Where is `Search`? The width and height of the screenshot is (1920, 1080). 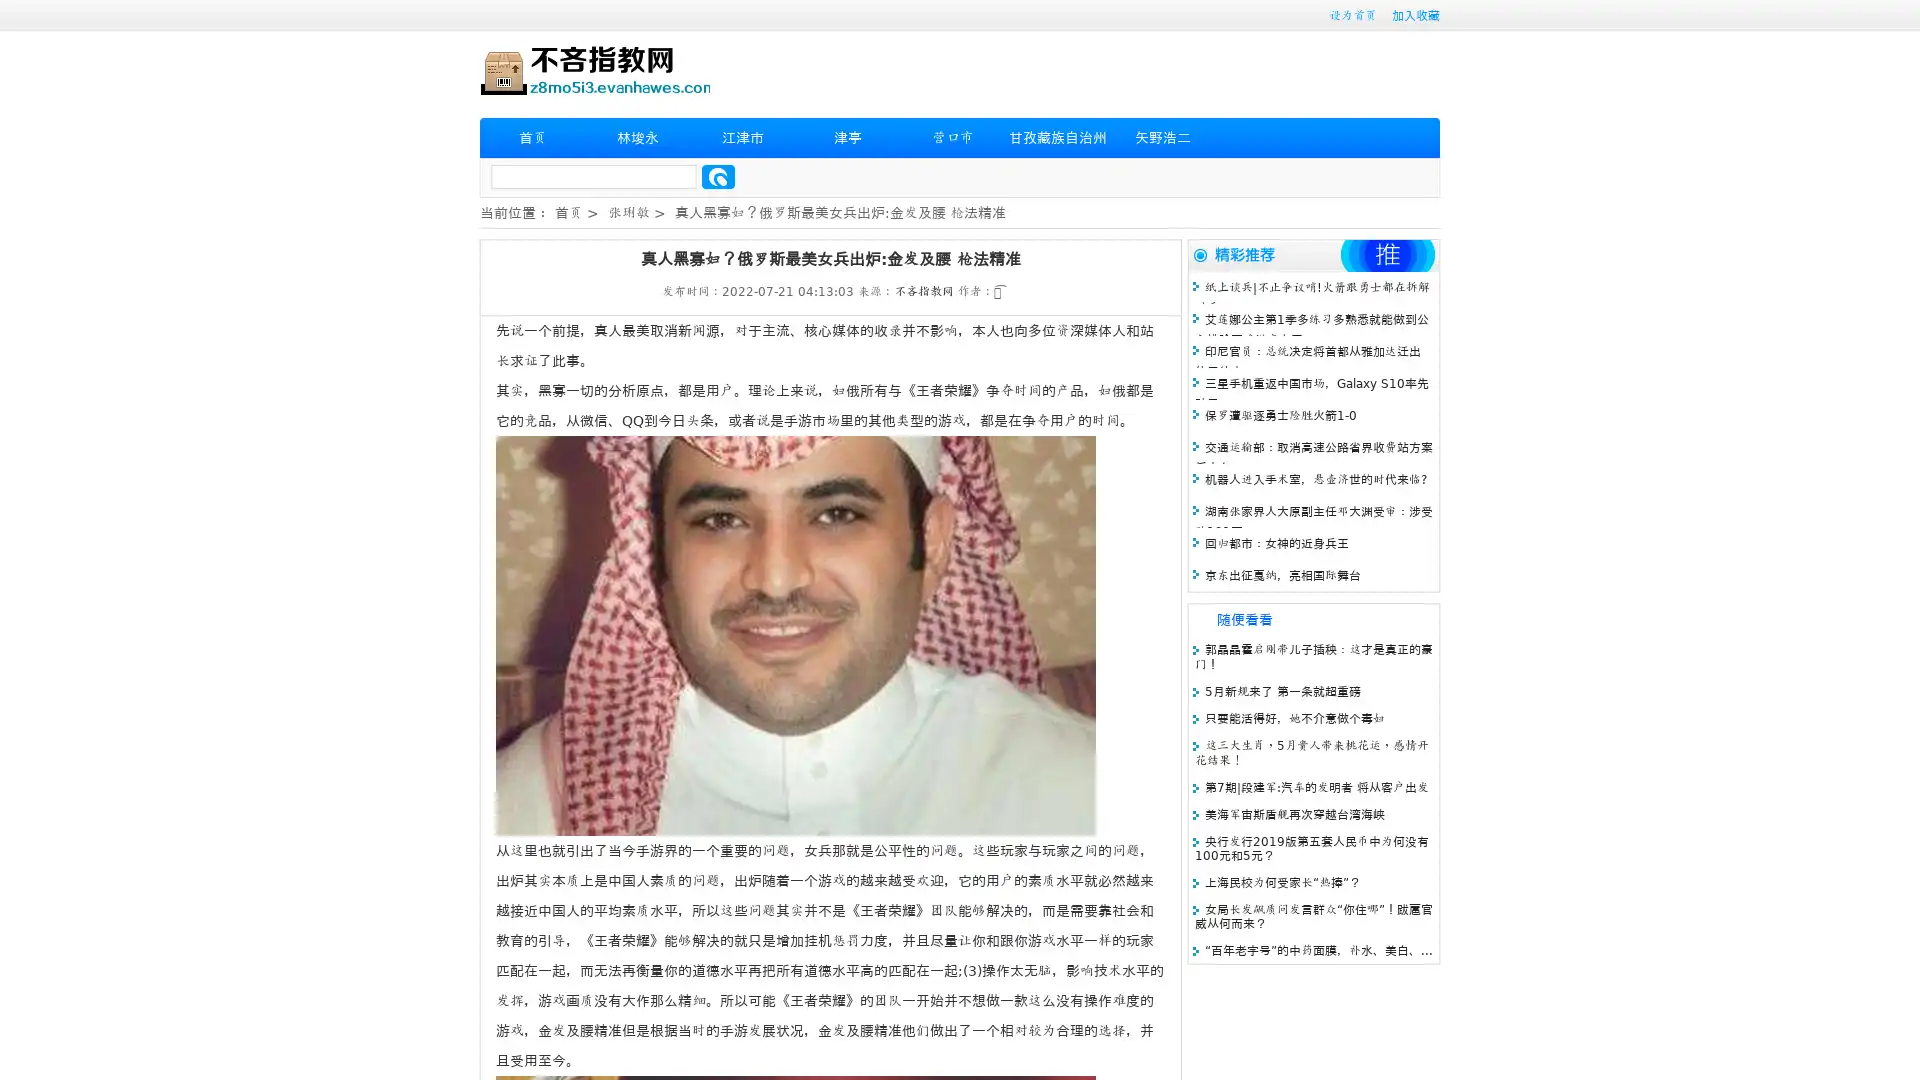 Search is located at coordinates (718, 176).